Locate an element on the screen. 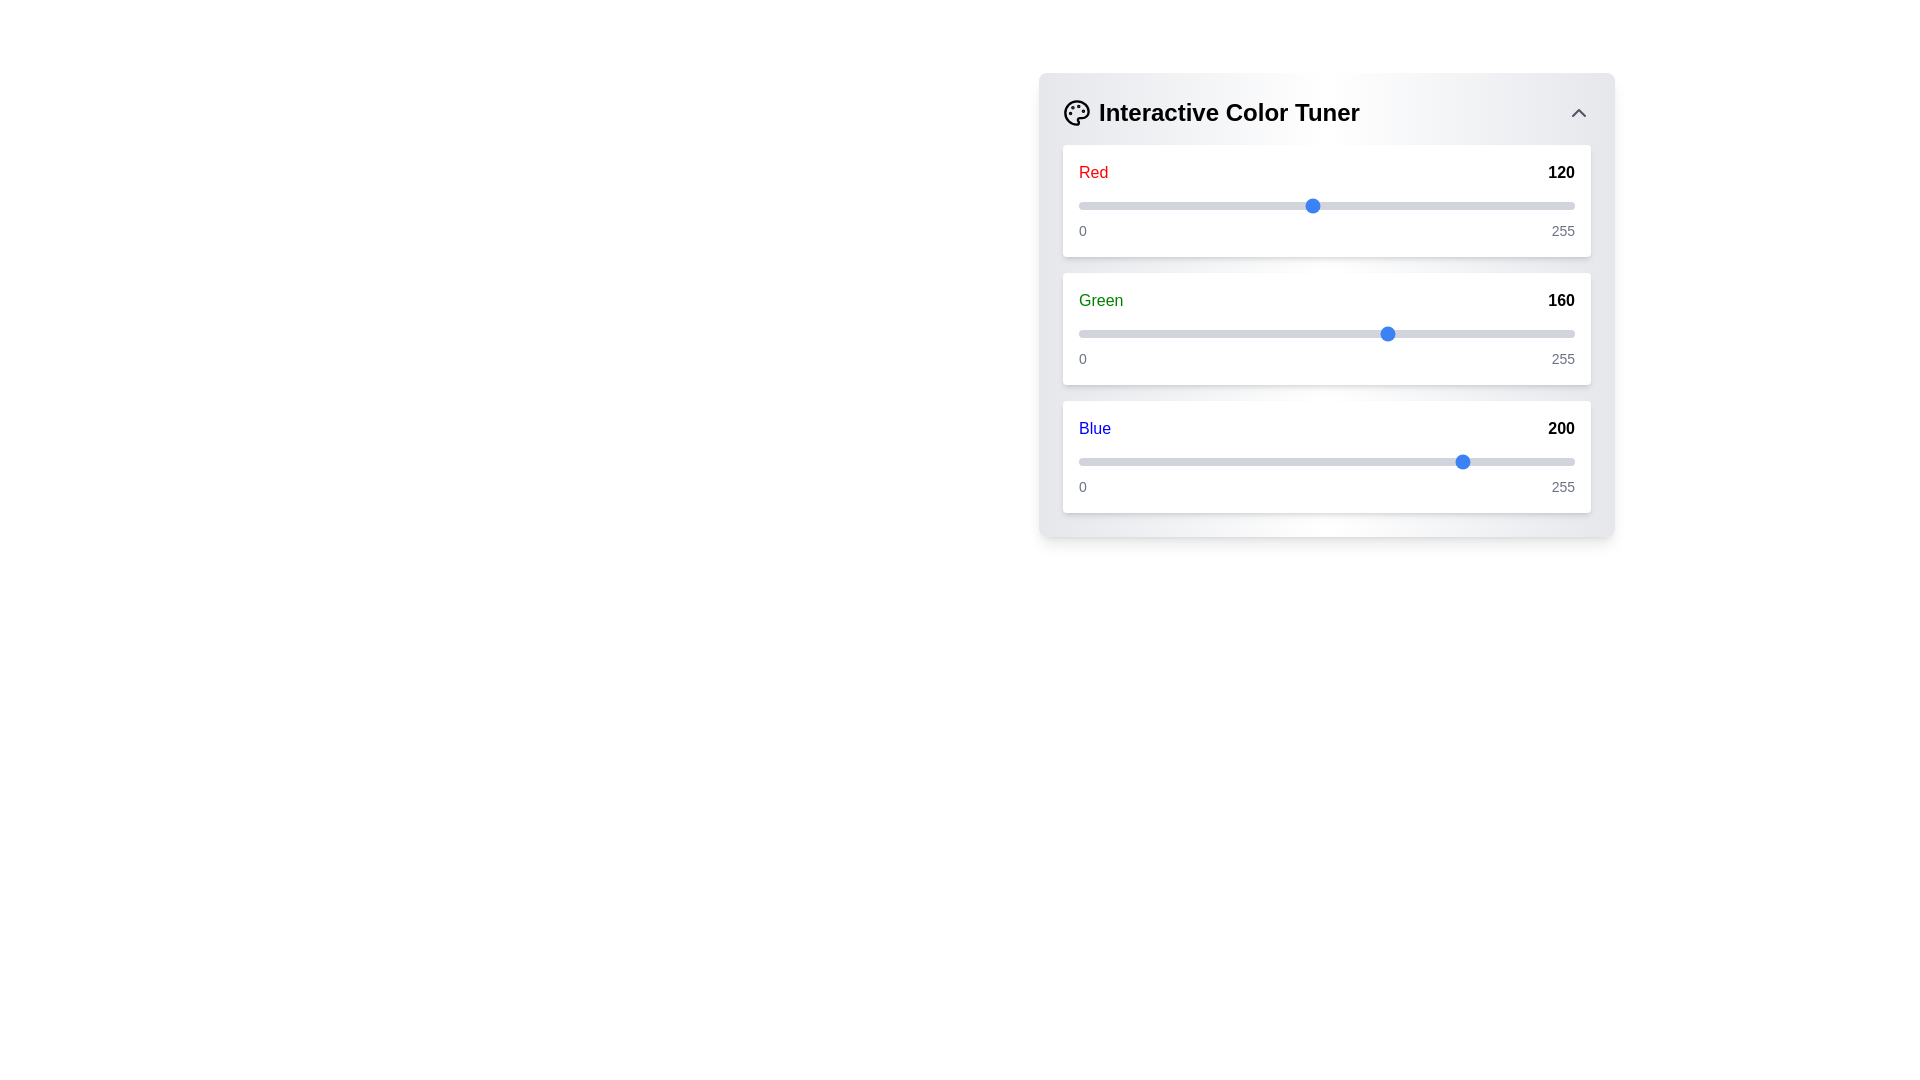 This screenshot has height=1080, width=1920. the green component value is located at coordinates (1510, 333).